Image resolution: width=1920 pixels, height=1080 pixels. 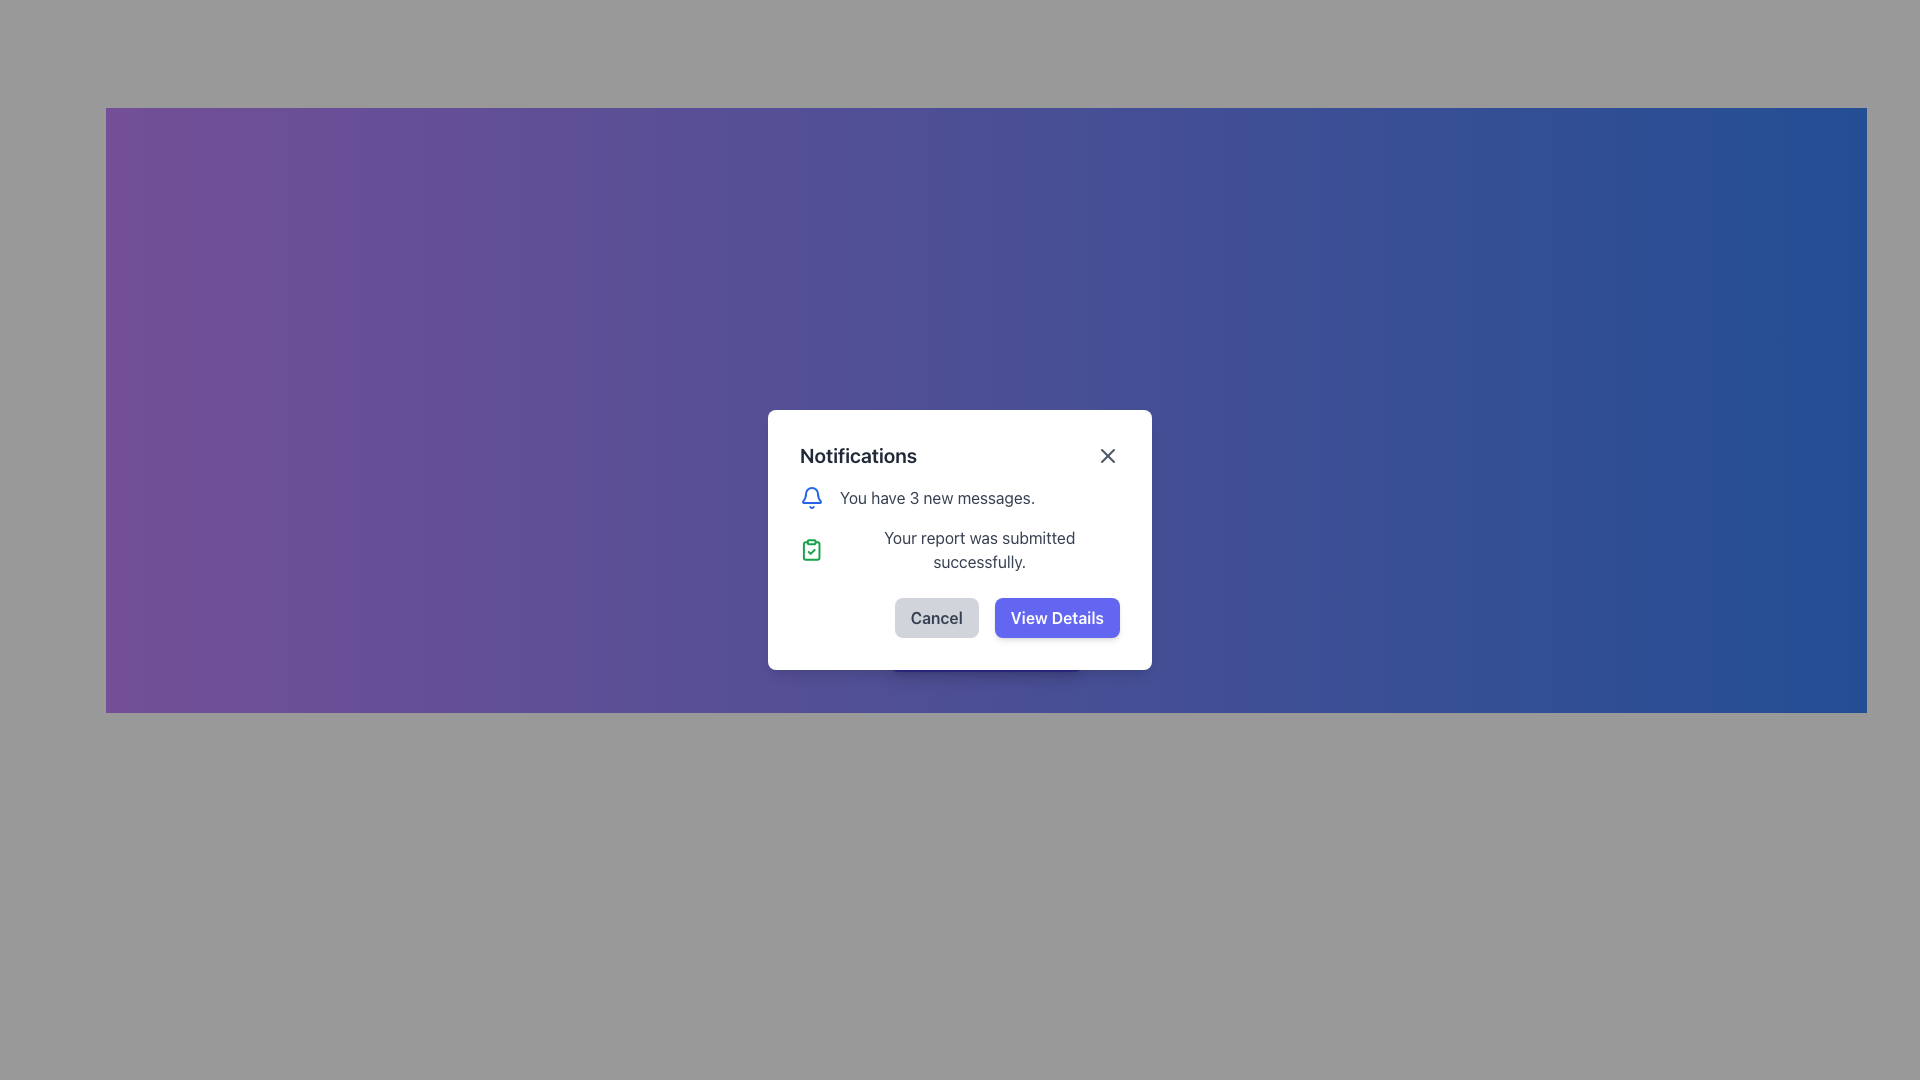 What do you see at coordinates (858, 455) in the screenshot?
I see `the 'Notifications' header displayed in bold and larger font at the top of the modal dialog box` at bounding box center [858, 455].